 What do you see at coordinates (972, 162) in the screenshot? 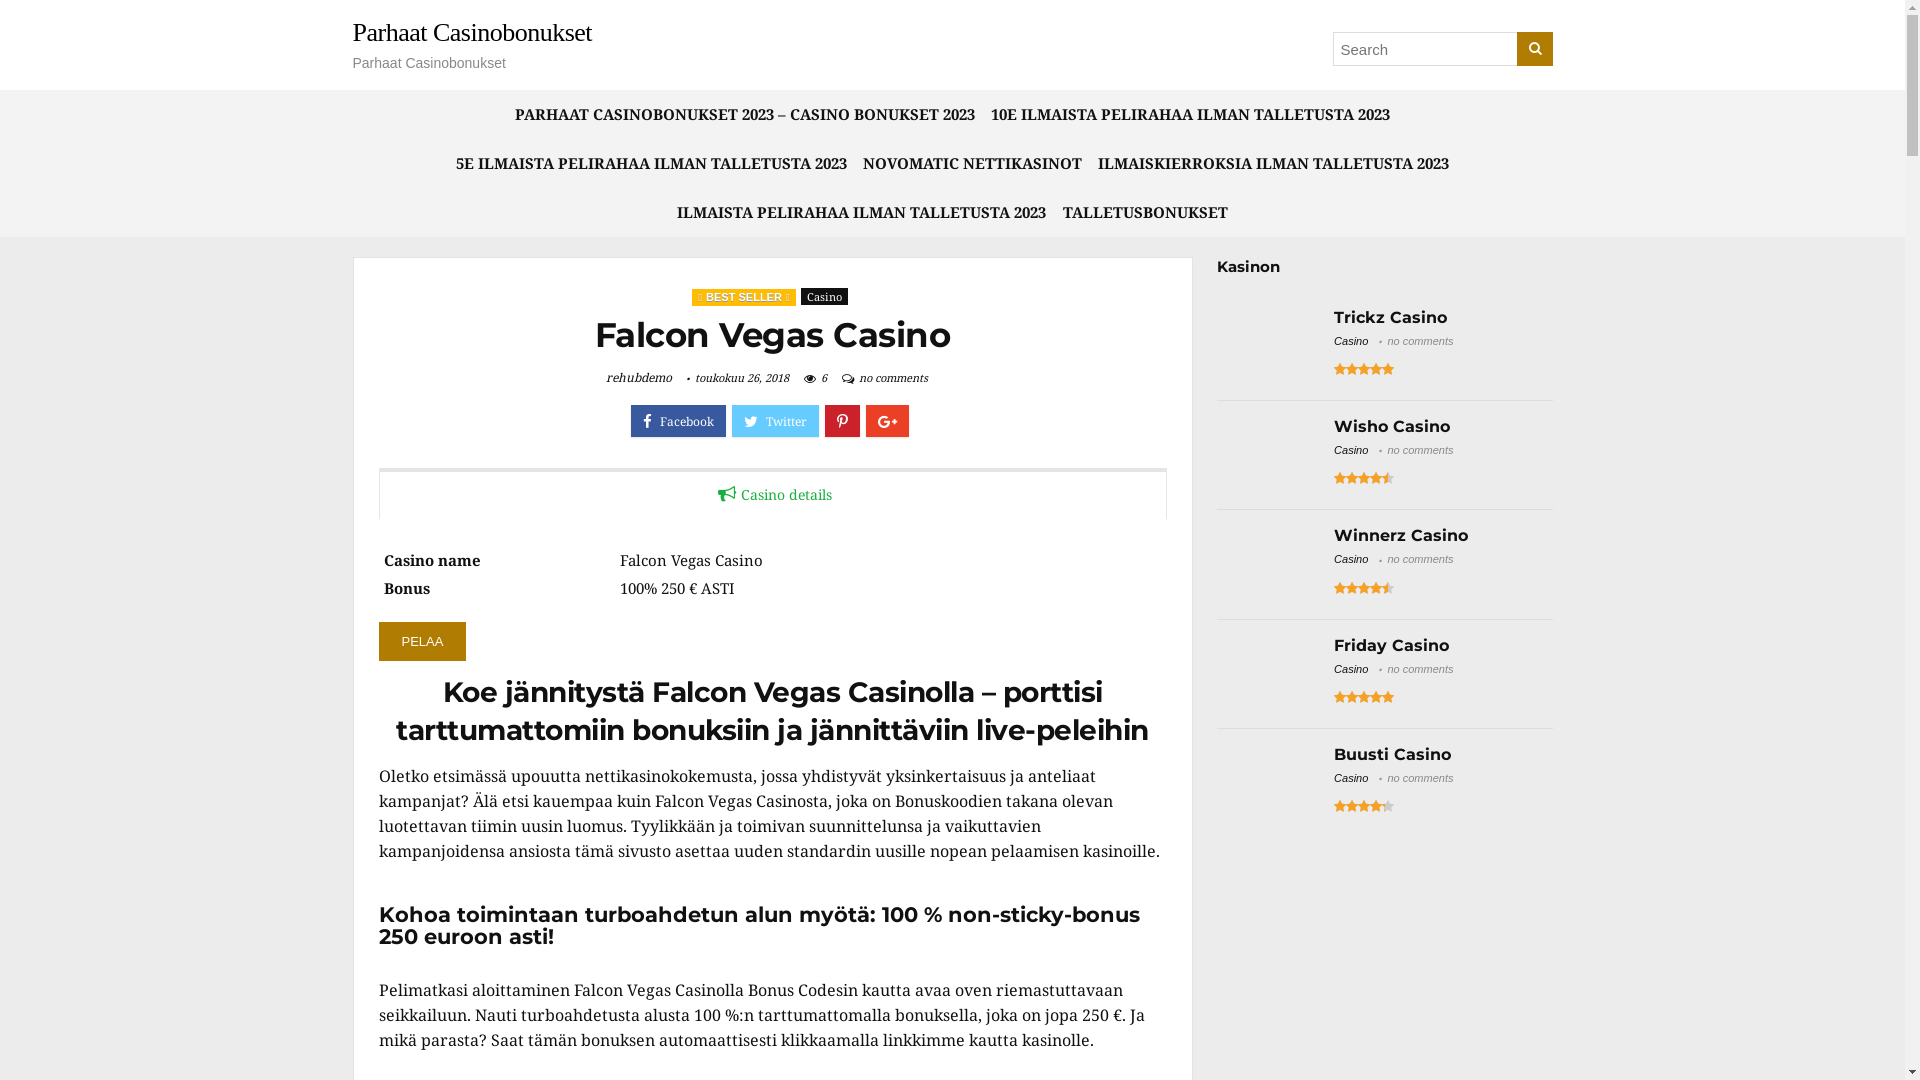
I see `'NOVOMATIC NETTIKASINOT'` at bounding box center [972, 162].